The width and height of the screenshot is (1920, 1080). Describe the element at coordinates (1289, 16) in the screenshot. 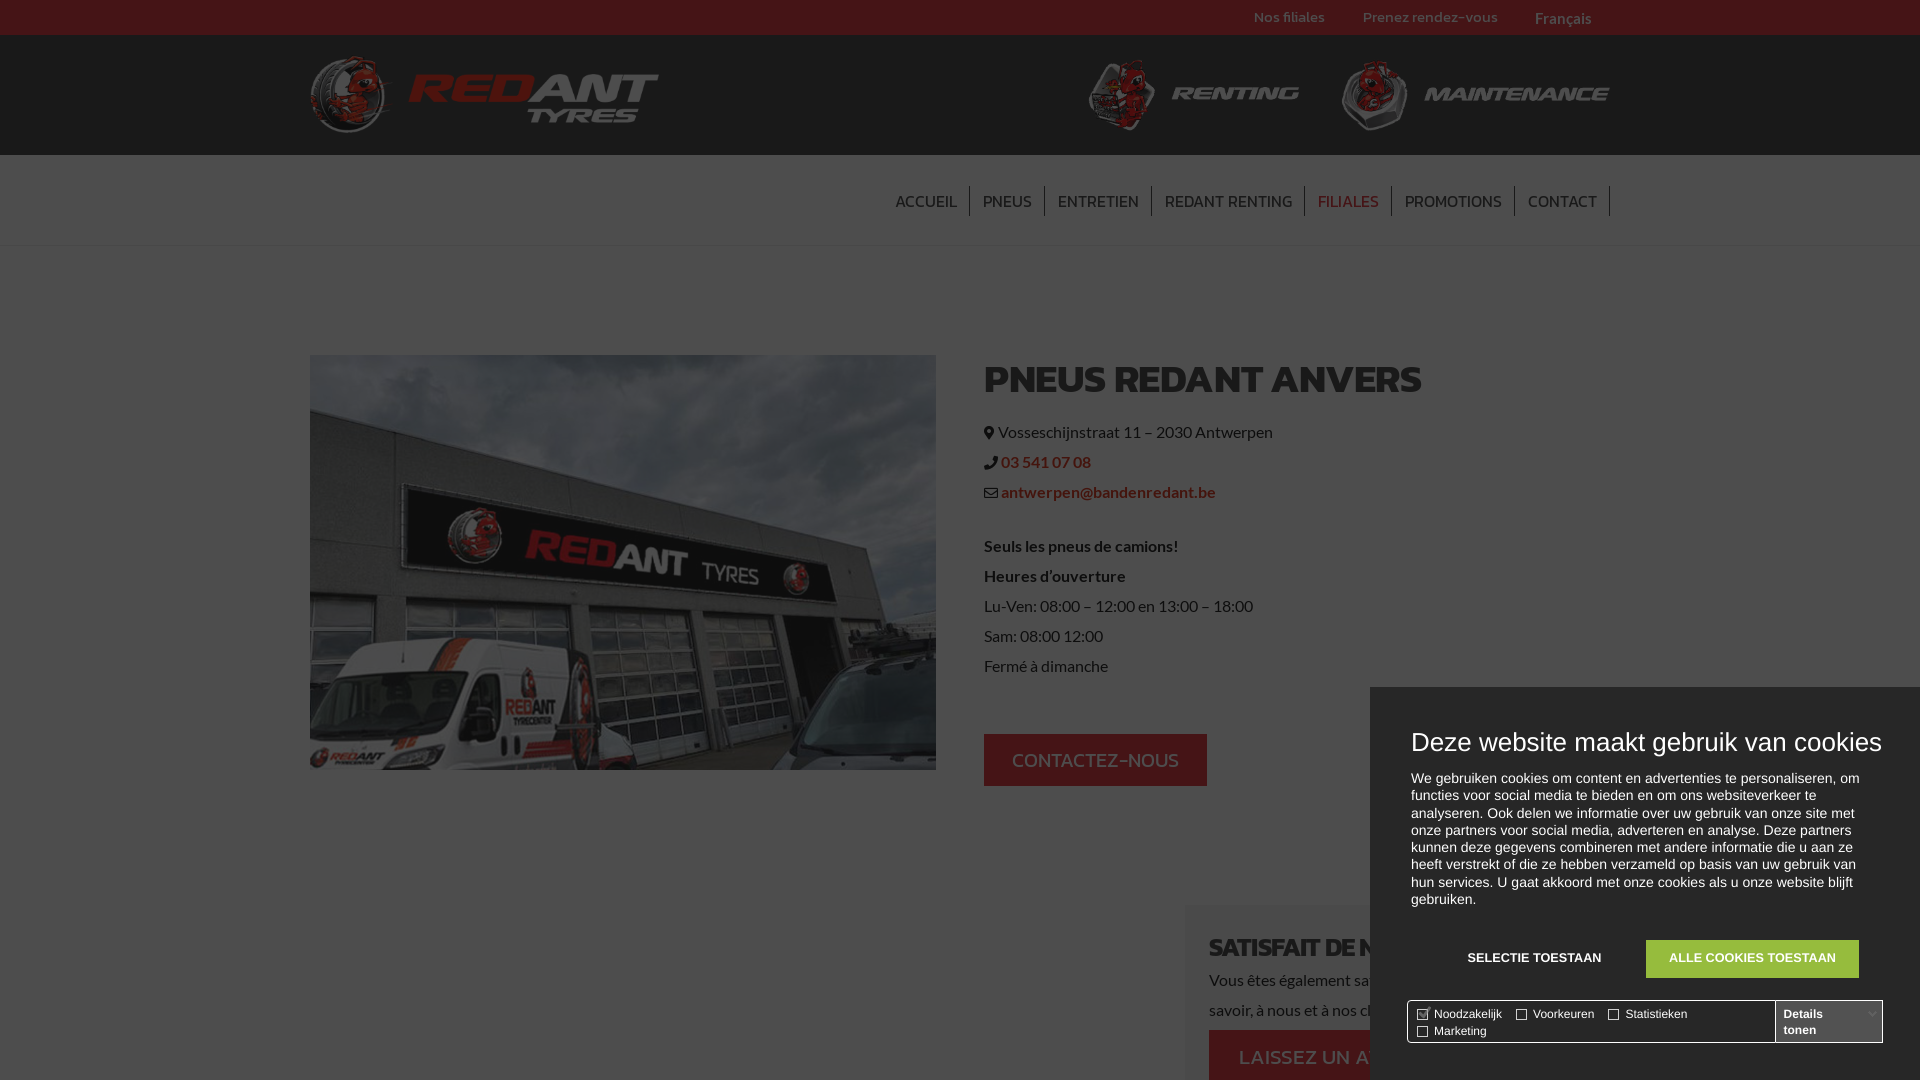

I see `'Nos filiales'` at that location.